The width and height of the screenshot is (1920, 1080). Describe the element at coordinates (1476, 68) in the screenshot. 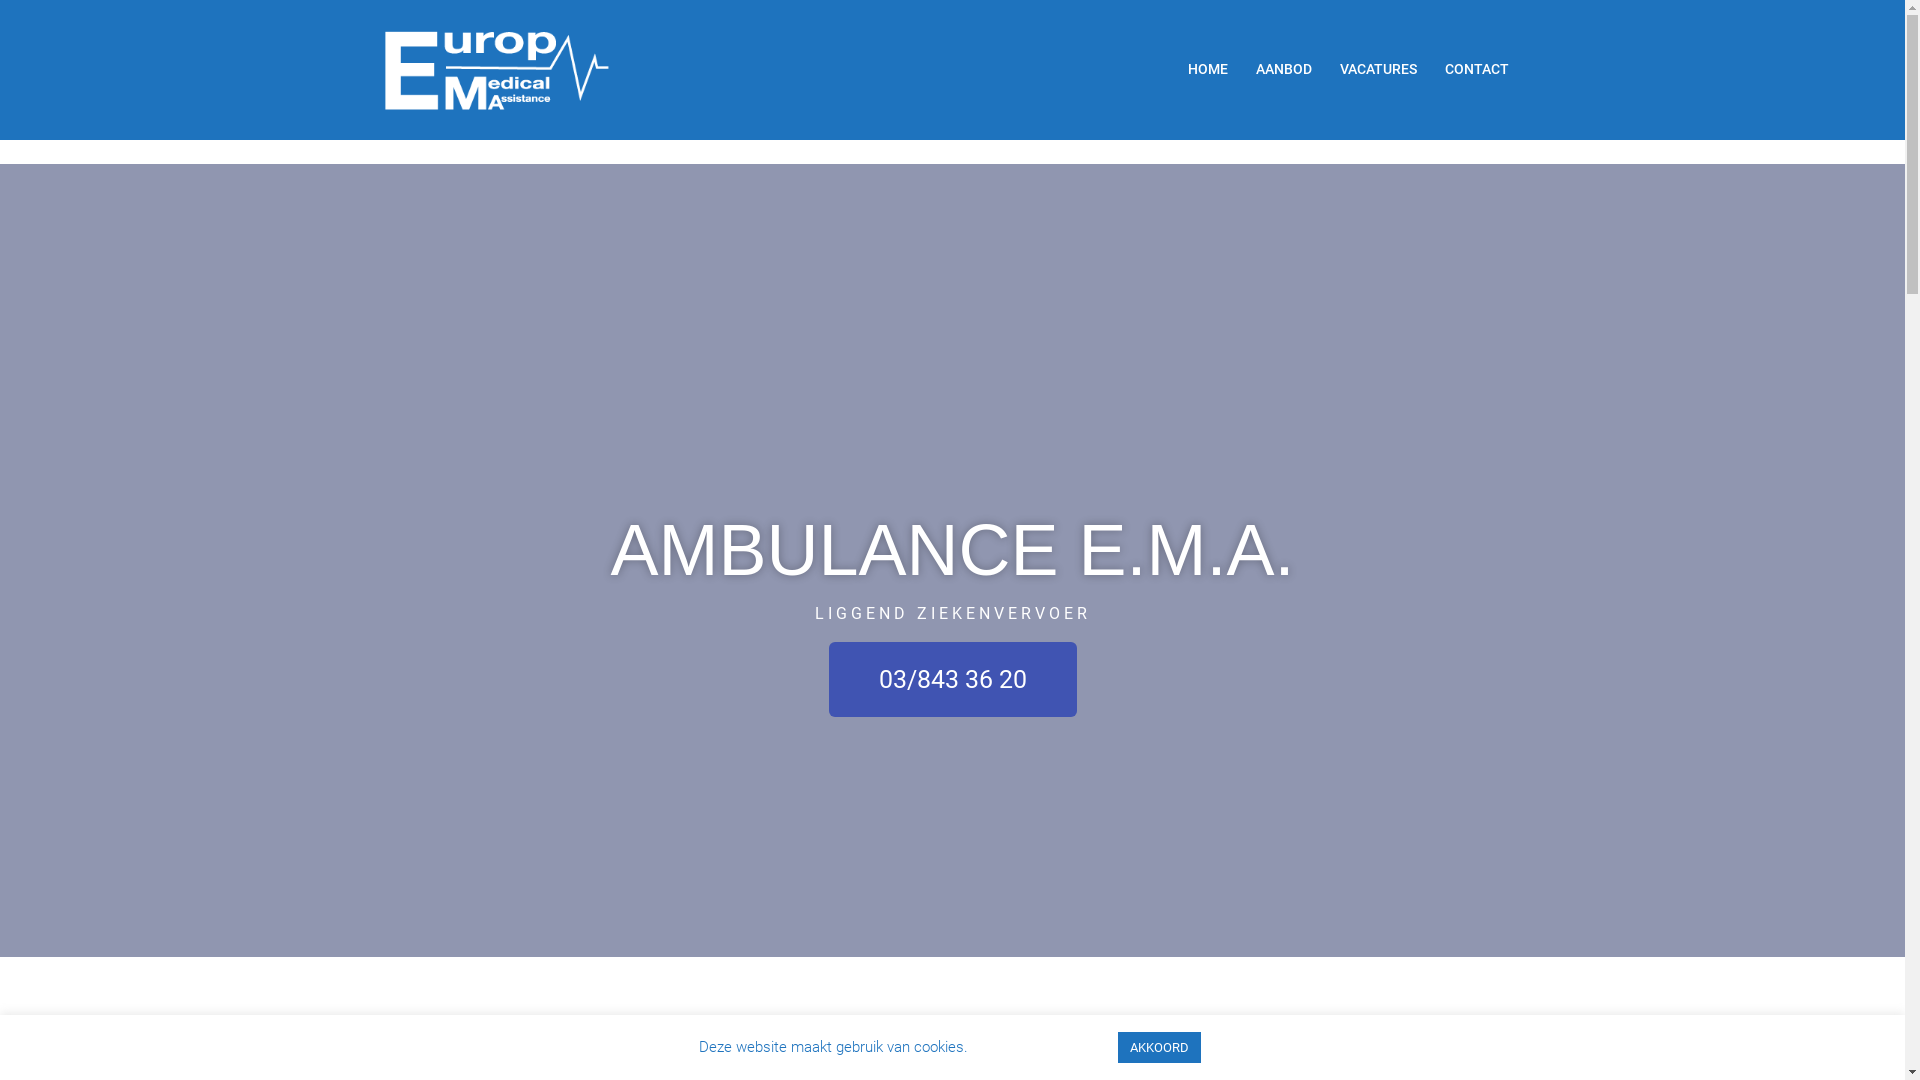

I see `'CONTACT'` at that location.